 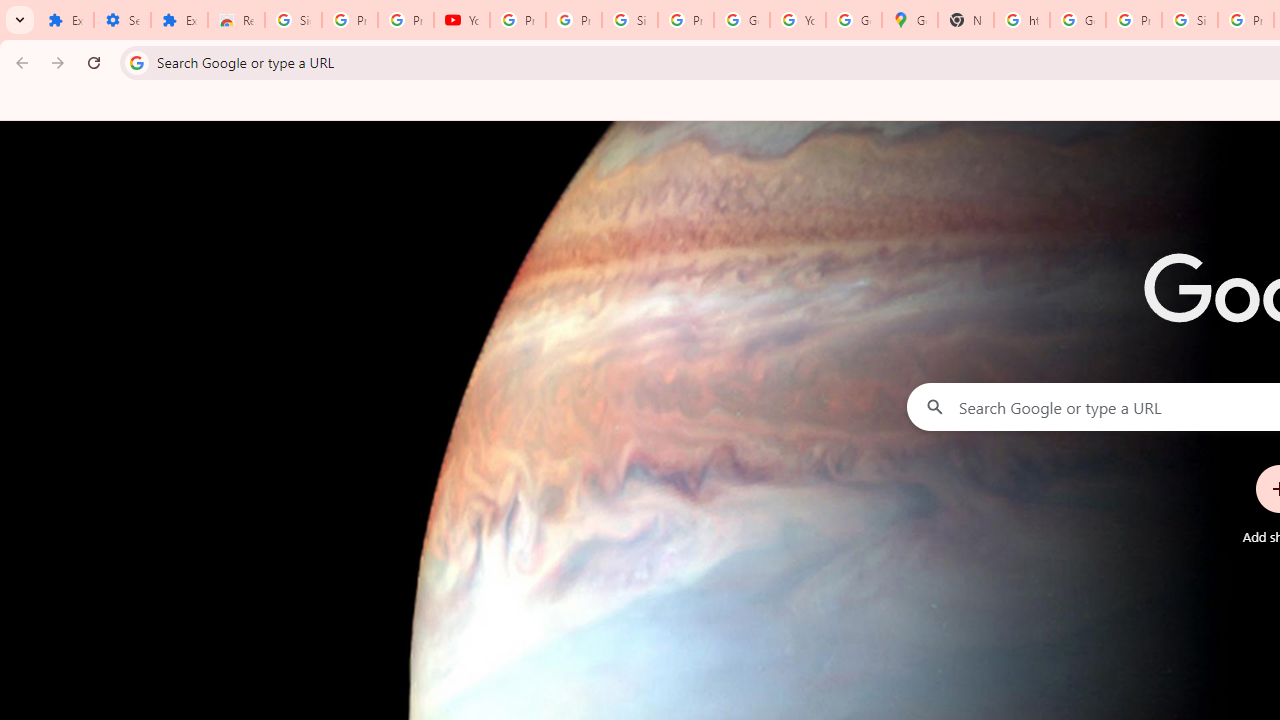 I want to click on 'Google Maps', so click(x=909, y=20).